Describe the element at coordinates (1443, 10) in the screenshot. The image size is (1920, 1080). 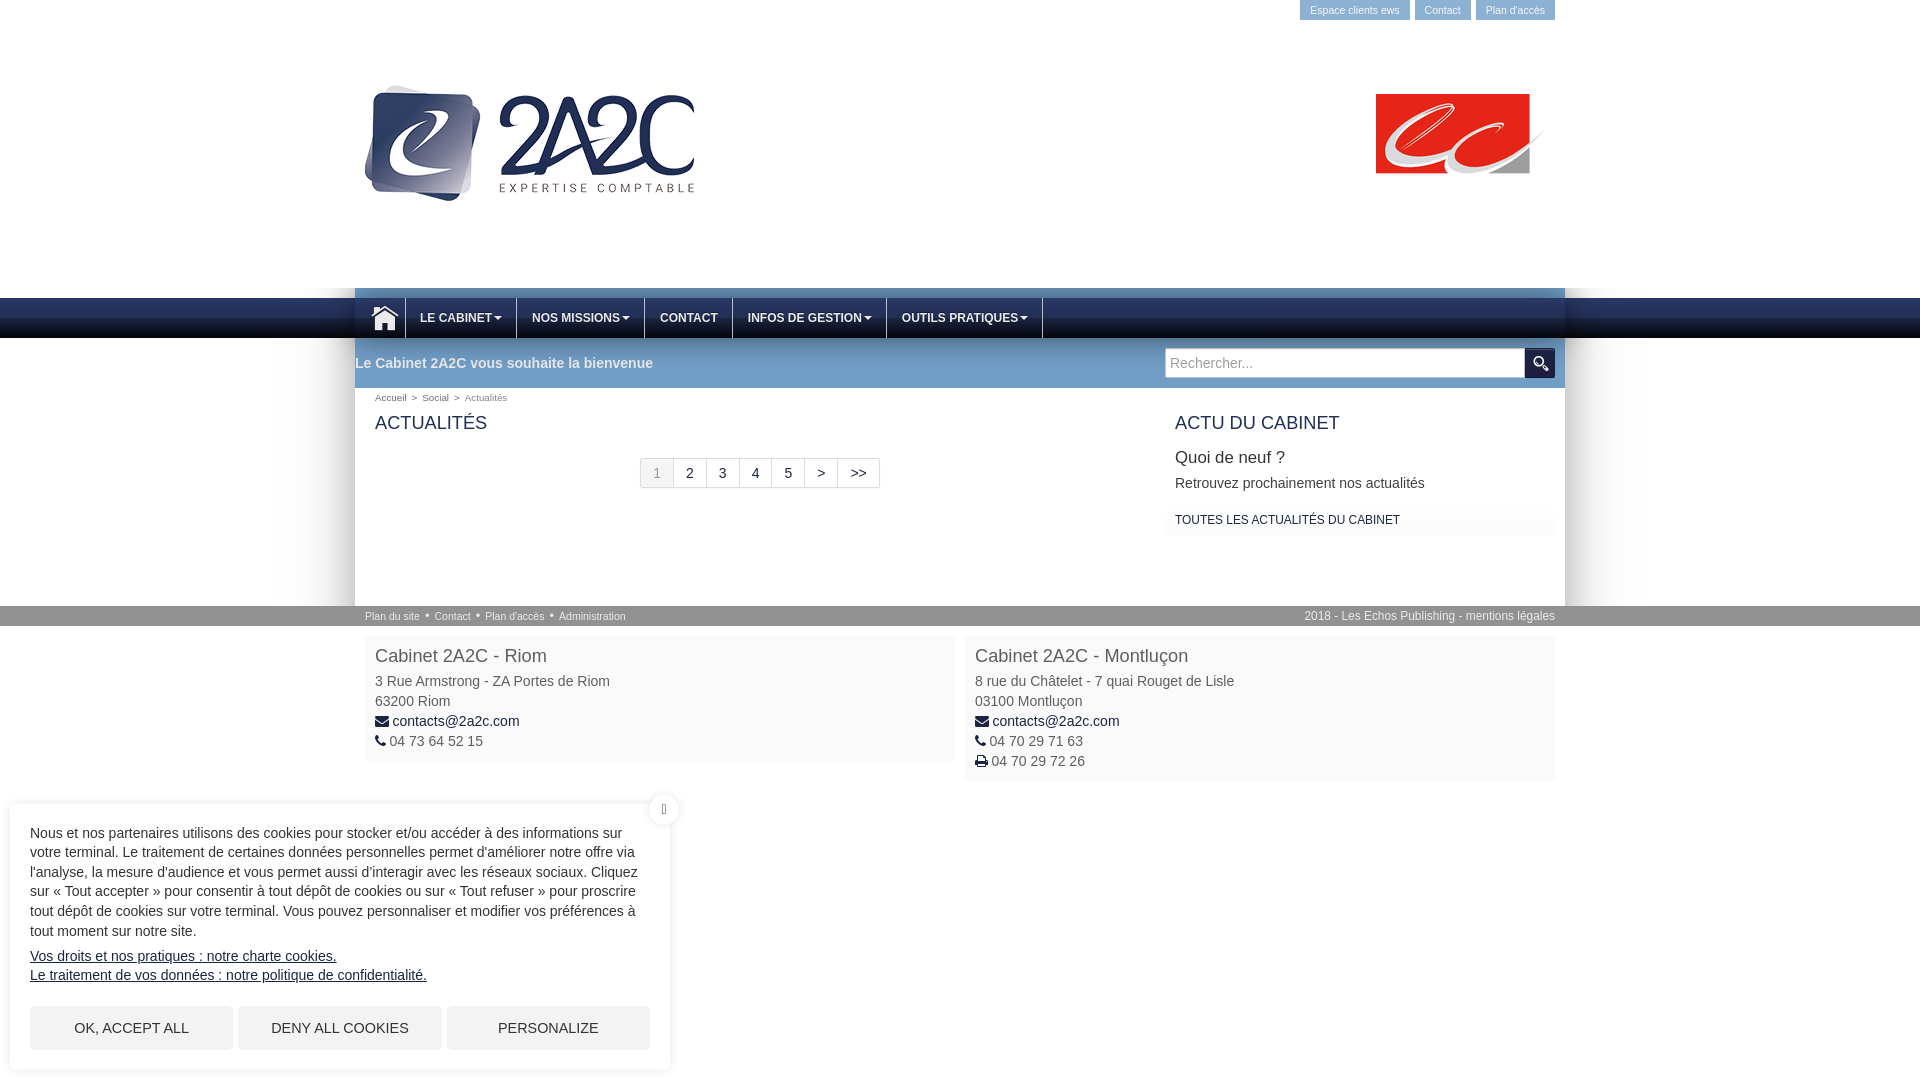
I see `'Contact'` at that location.